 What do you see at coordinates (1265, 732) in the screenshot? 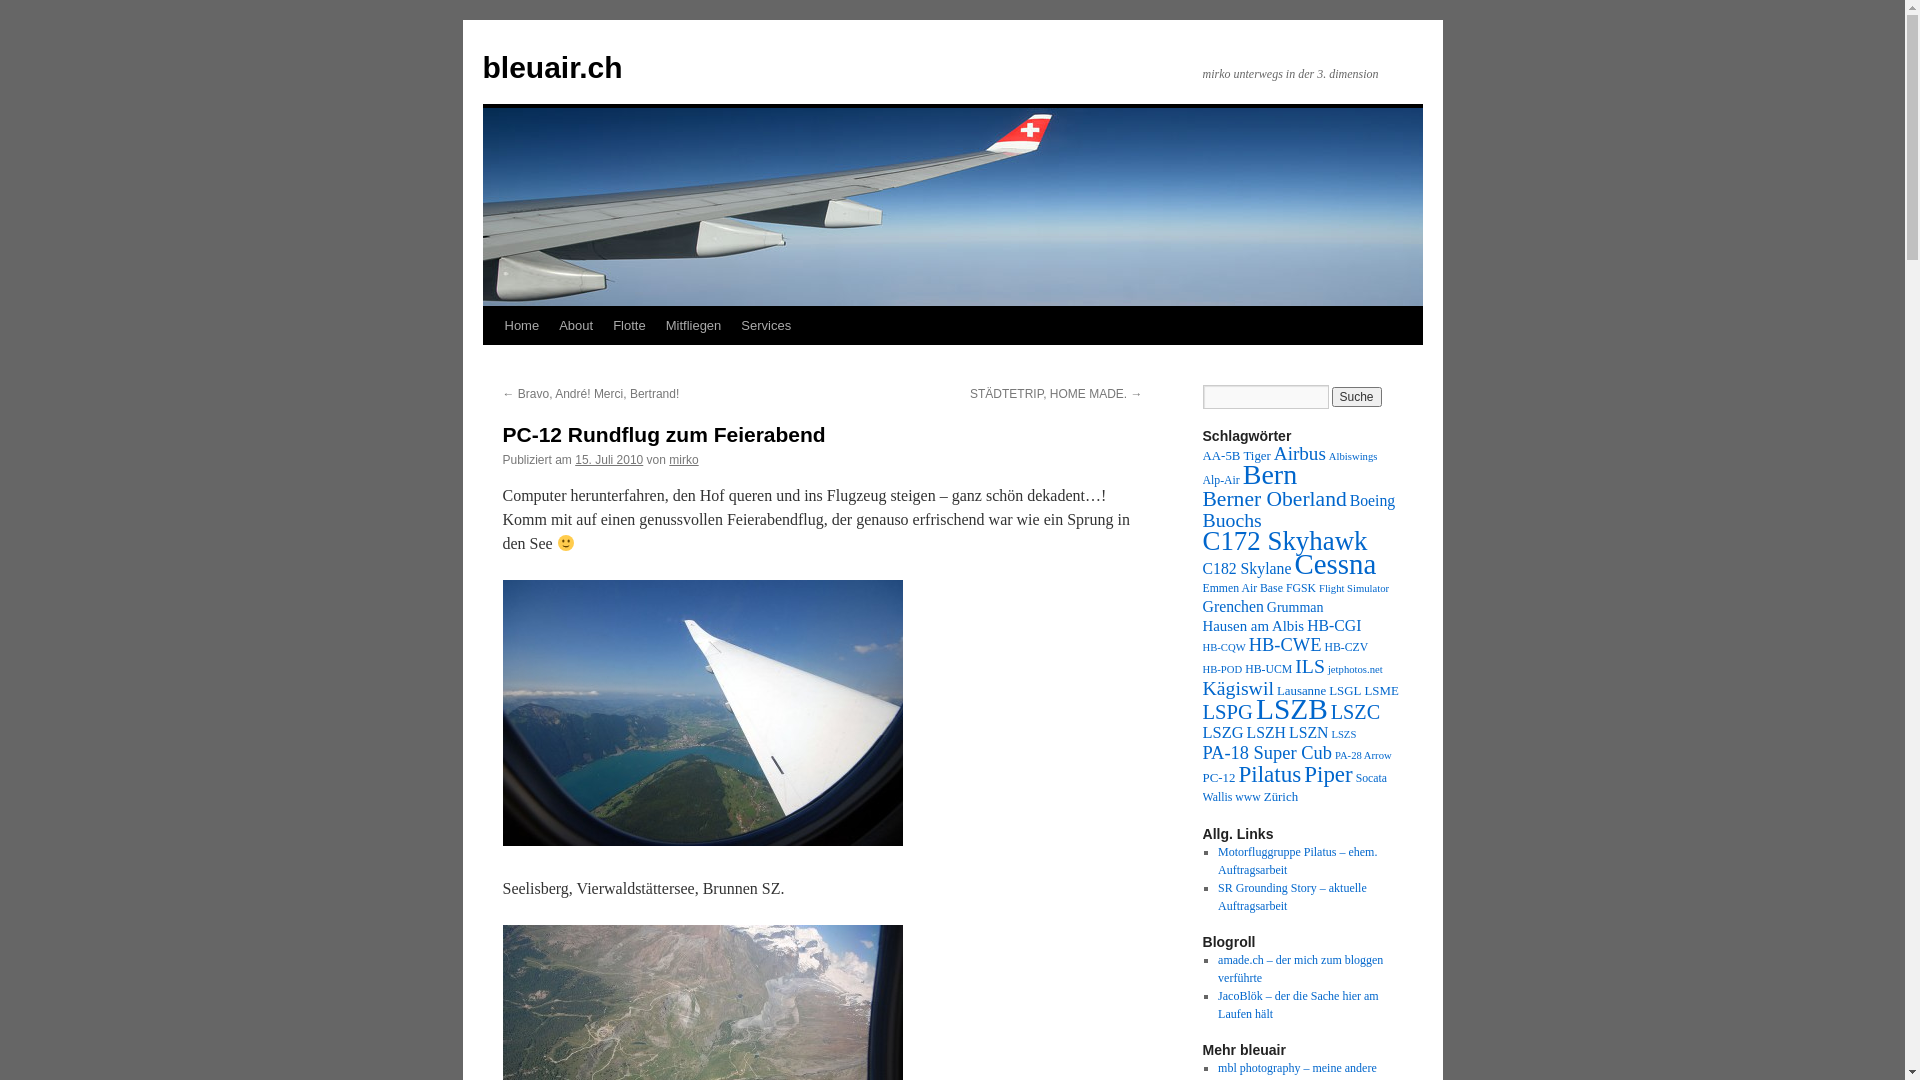
I see `'LSZH'` at bounding box center [1265, 732].